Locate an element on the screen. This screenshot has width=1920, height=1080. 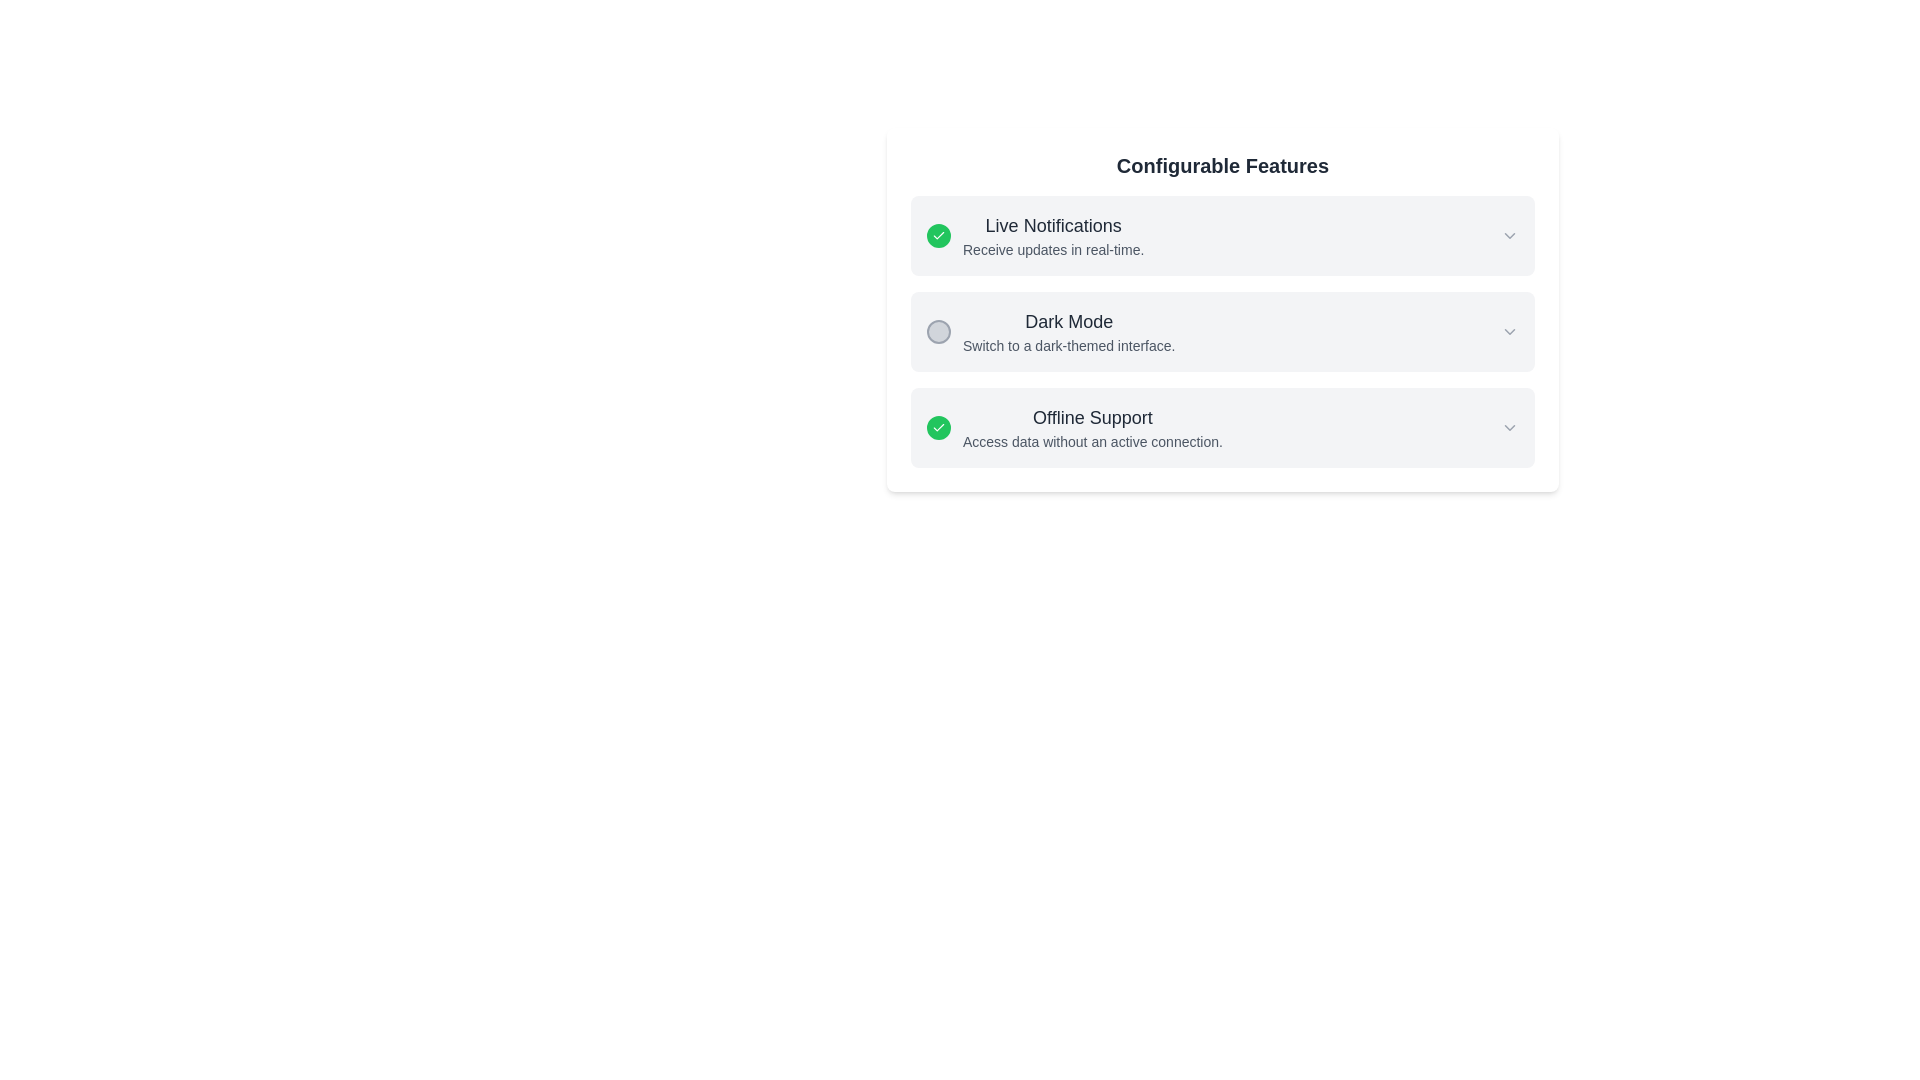
the descriptive text label located below the 'Dark Mode' title, which provides additional context about the functionality of the 'Dark Mode' option is located at coordinates (1068, 345).